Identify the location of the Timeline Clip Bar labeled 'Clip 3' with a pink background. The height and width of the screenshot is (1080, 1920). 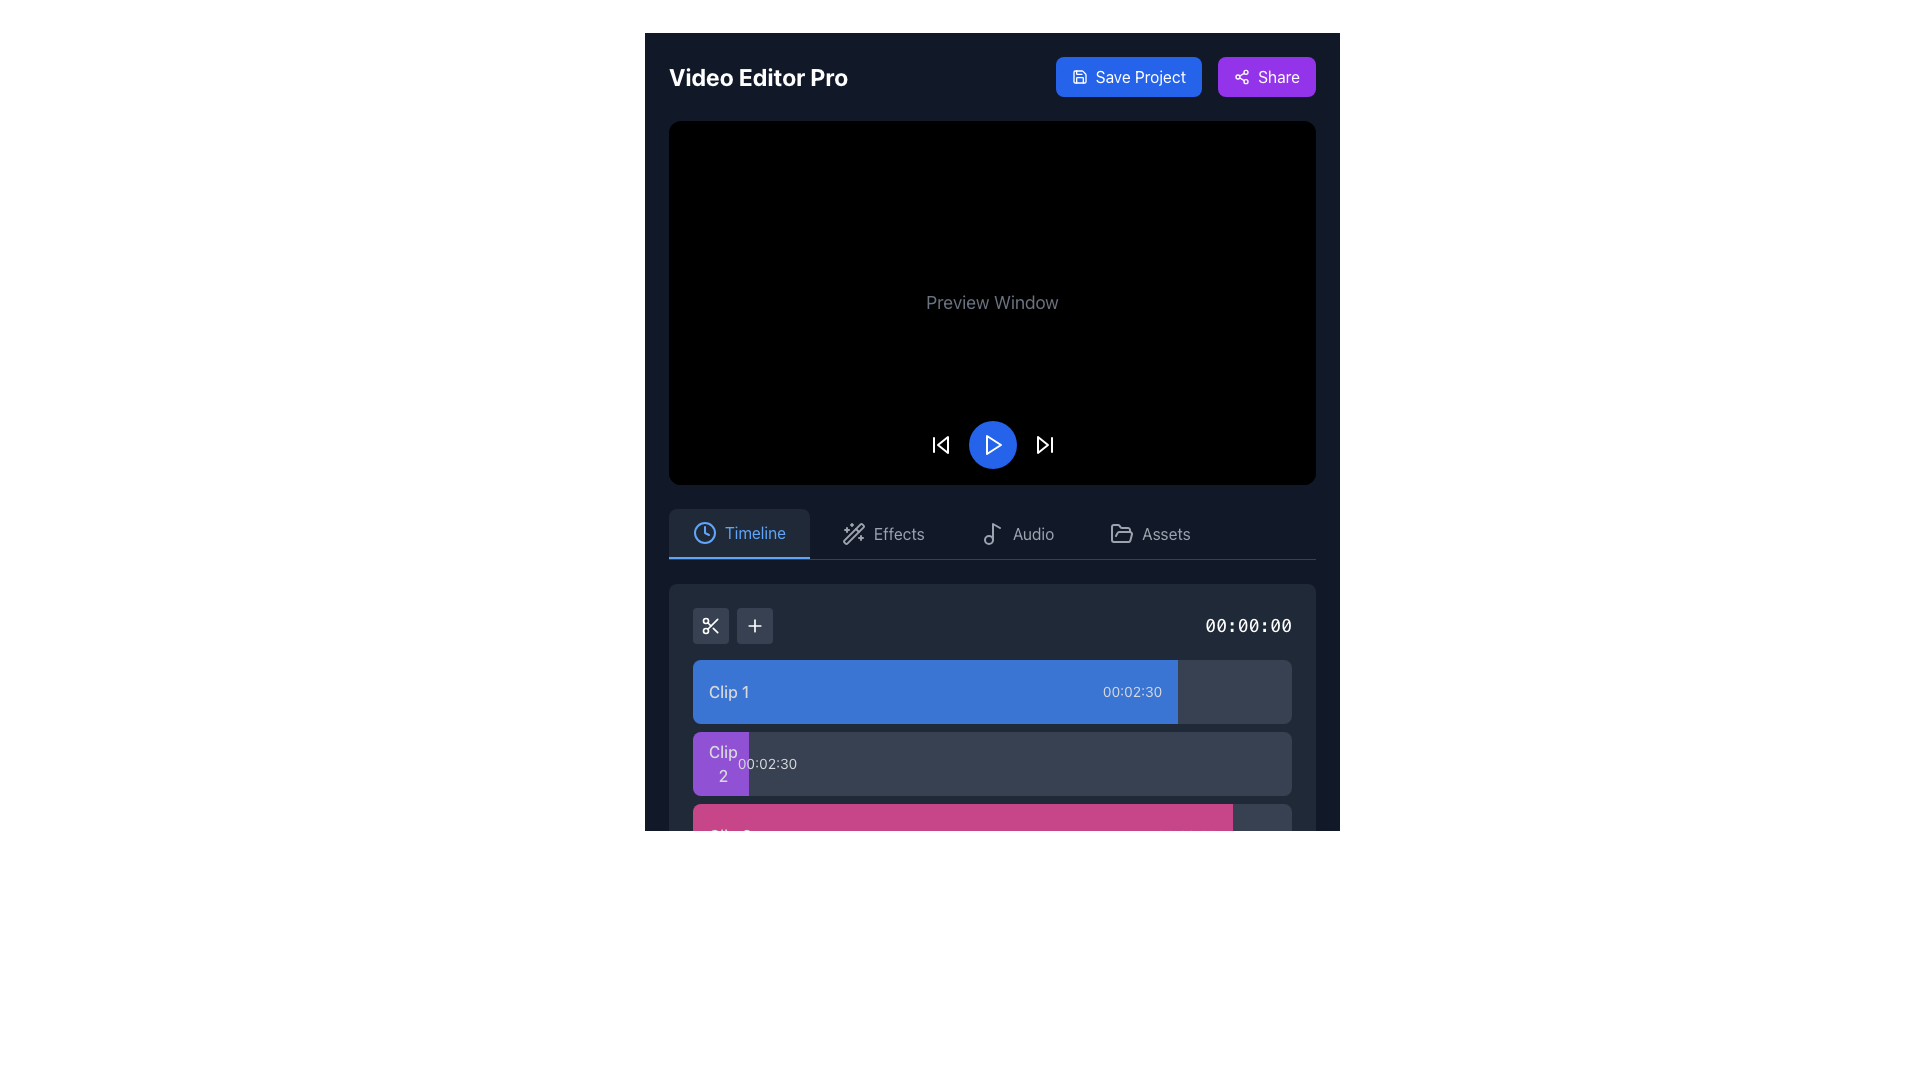
(962, 835).